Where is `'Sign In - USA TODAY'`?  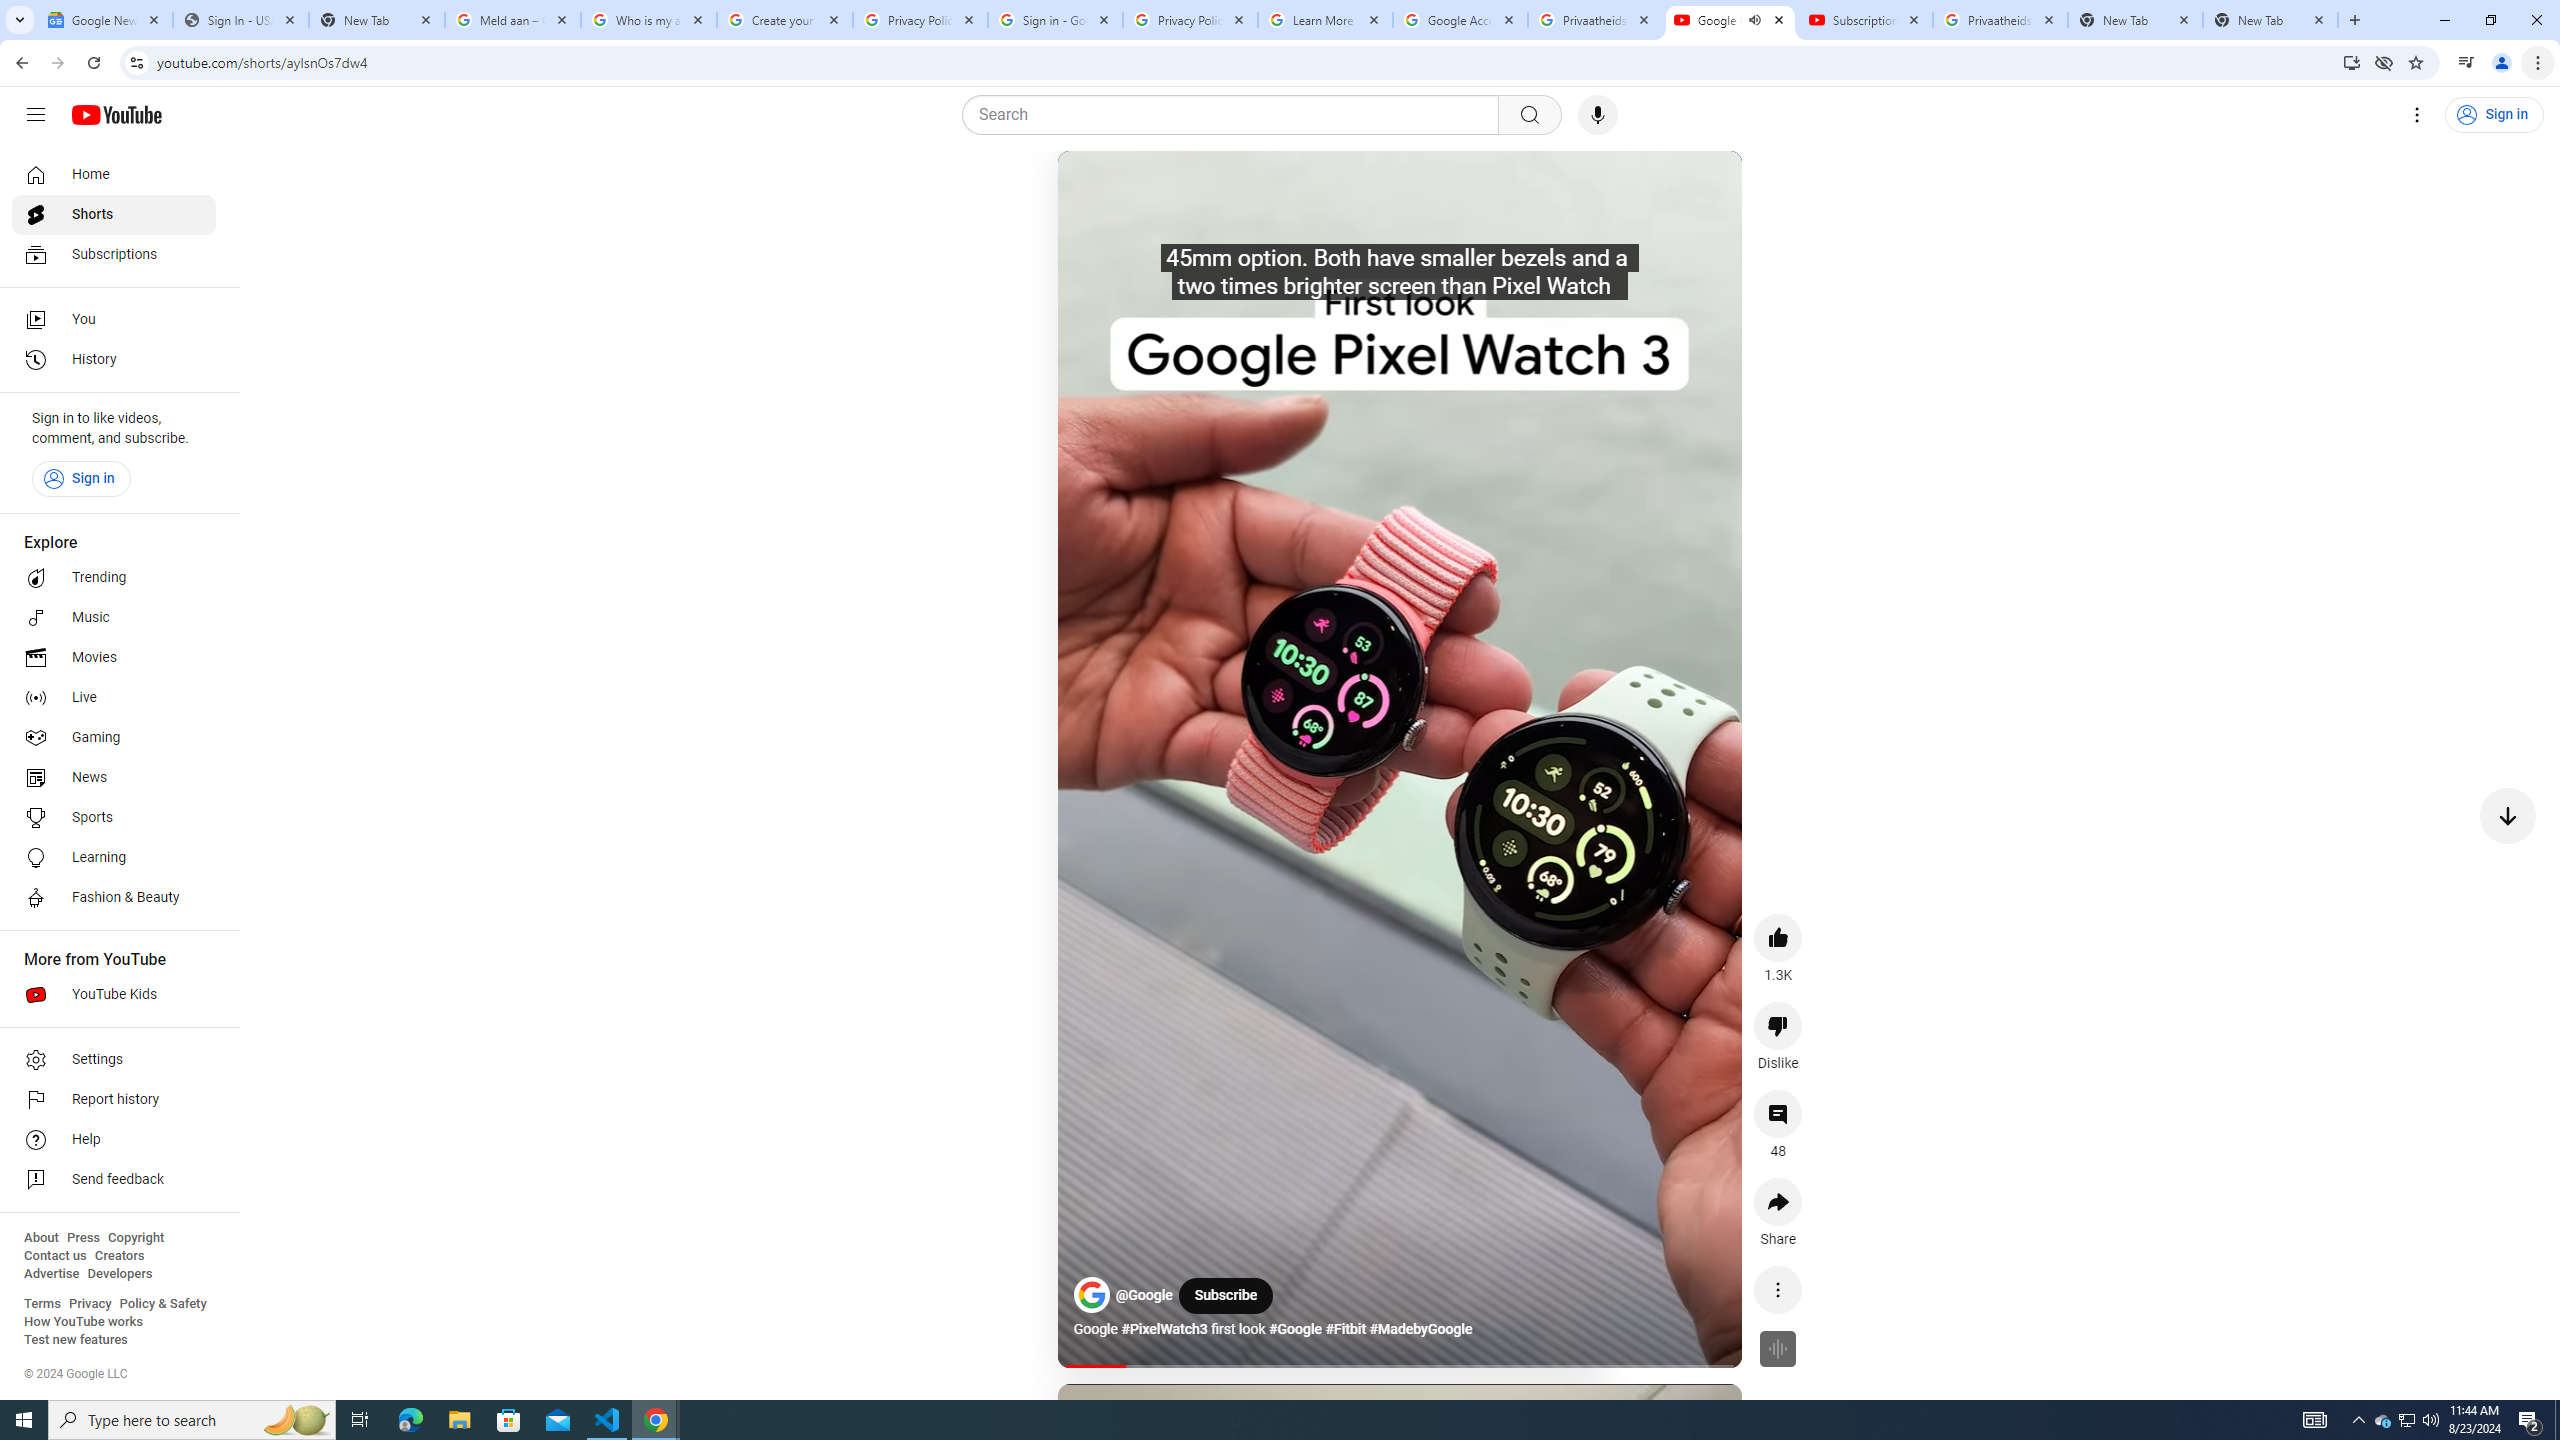 'Sign In - USA TODAY' is located at coordinates (240, 19).